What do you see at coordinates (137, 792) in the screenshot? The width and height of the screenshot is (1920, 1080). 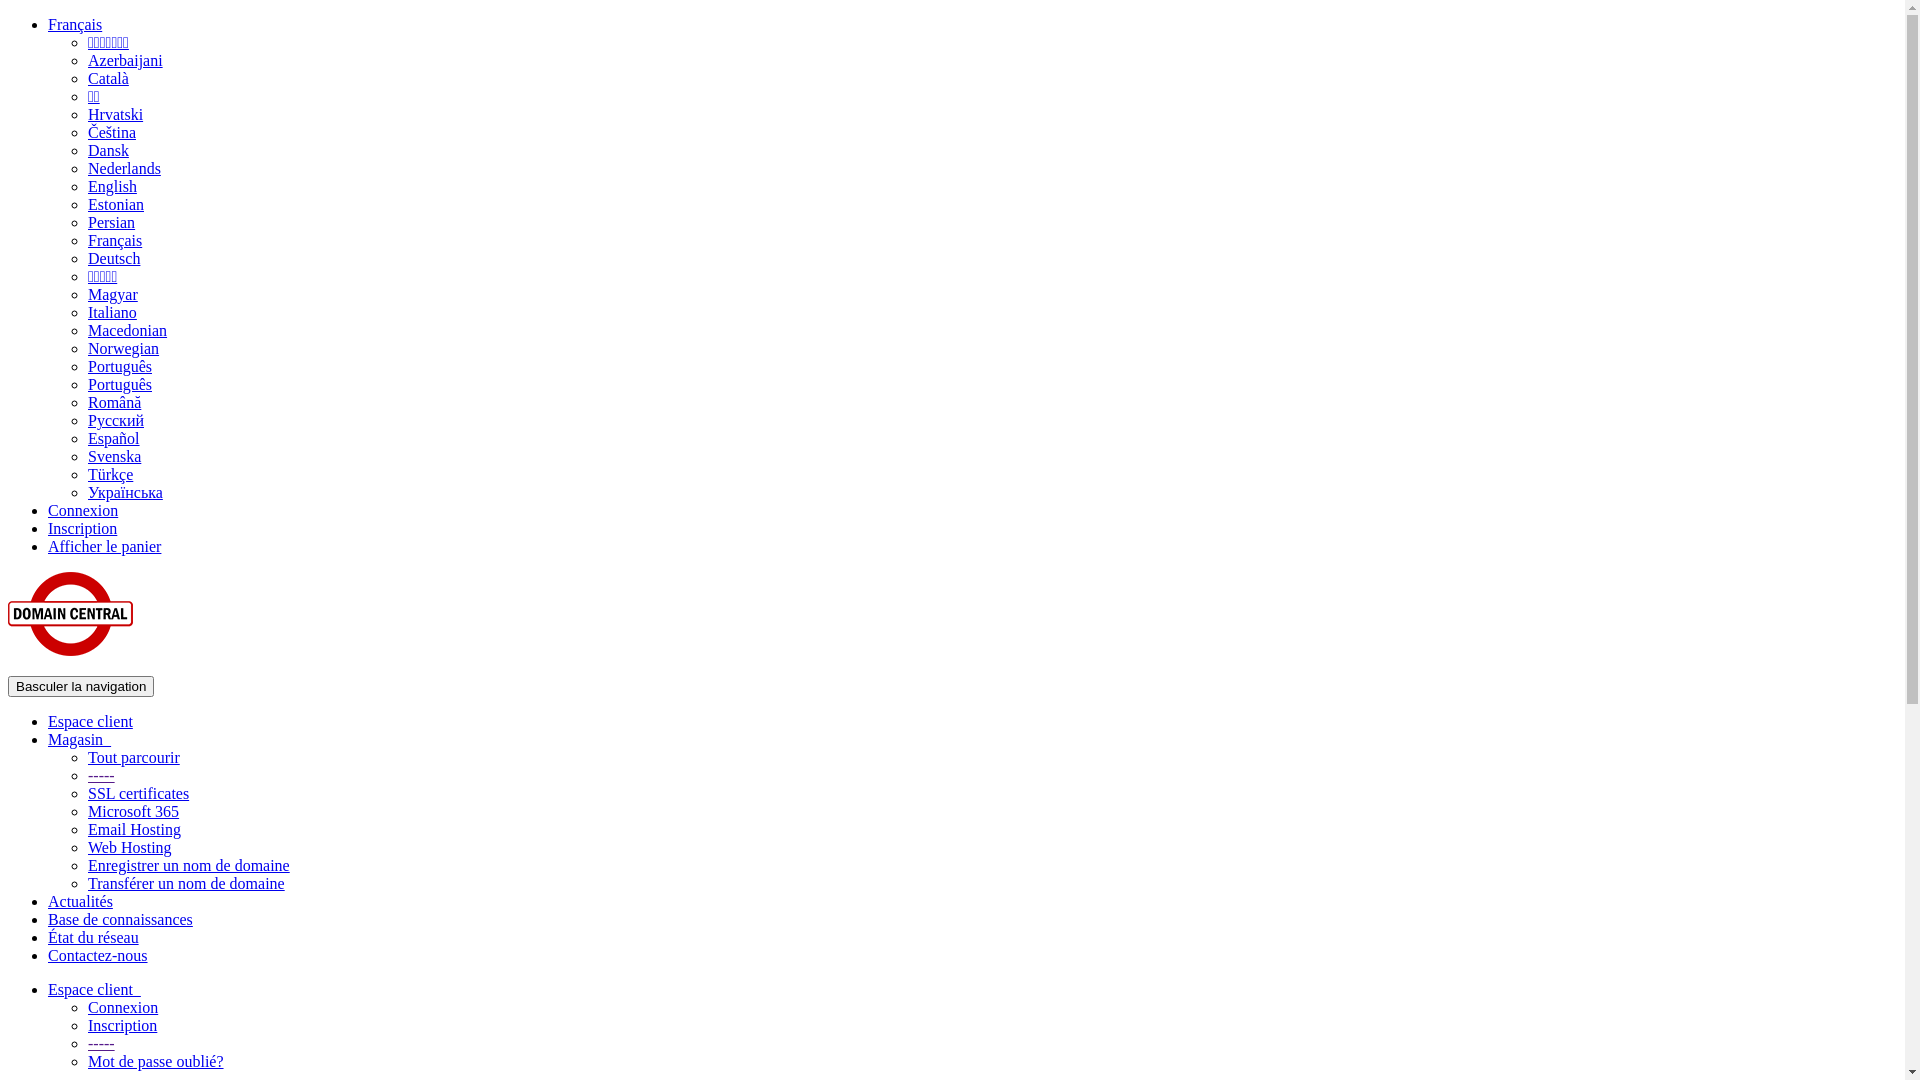 I see `'SSL certificates'` at bounding box center [137, 792].